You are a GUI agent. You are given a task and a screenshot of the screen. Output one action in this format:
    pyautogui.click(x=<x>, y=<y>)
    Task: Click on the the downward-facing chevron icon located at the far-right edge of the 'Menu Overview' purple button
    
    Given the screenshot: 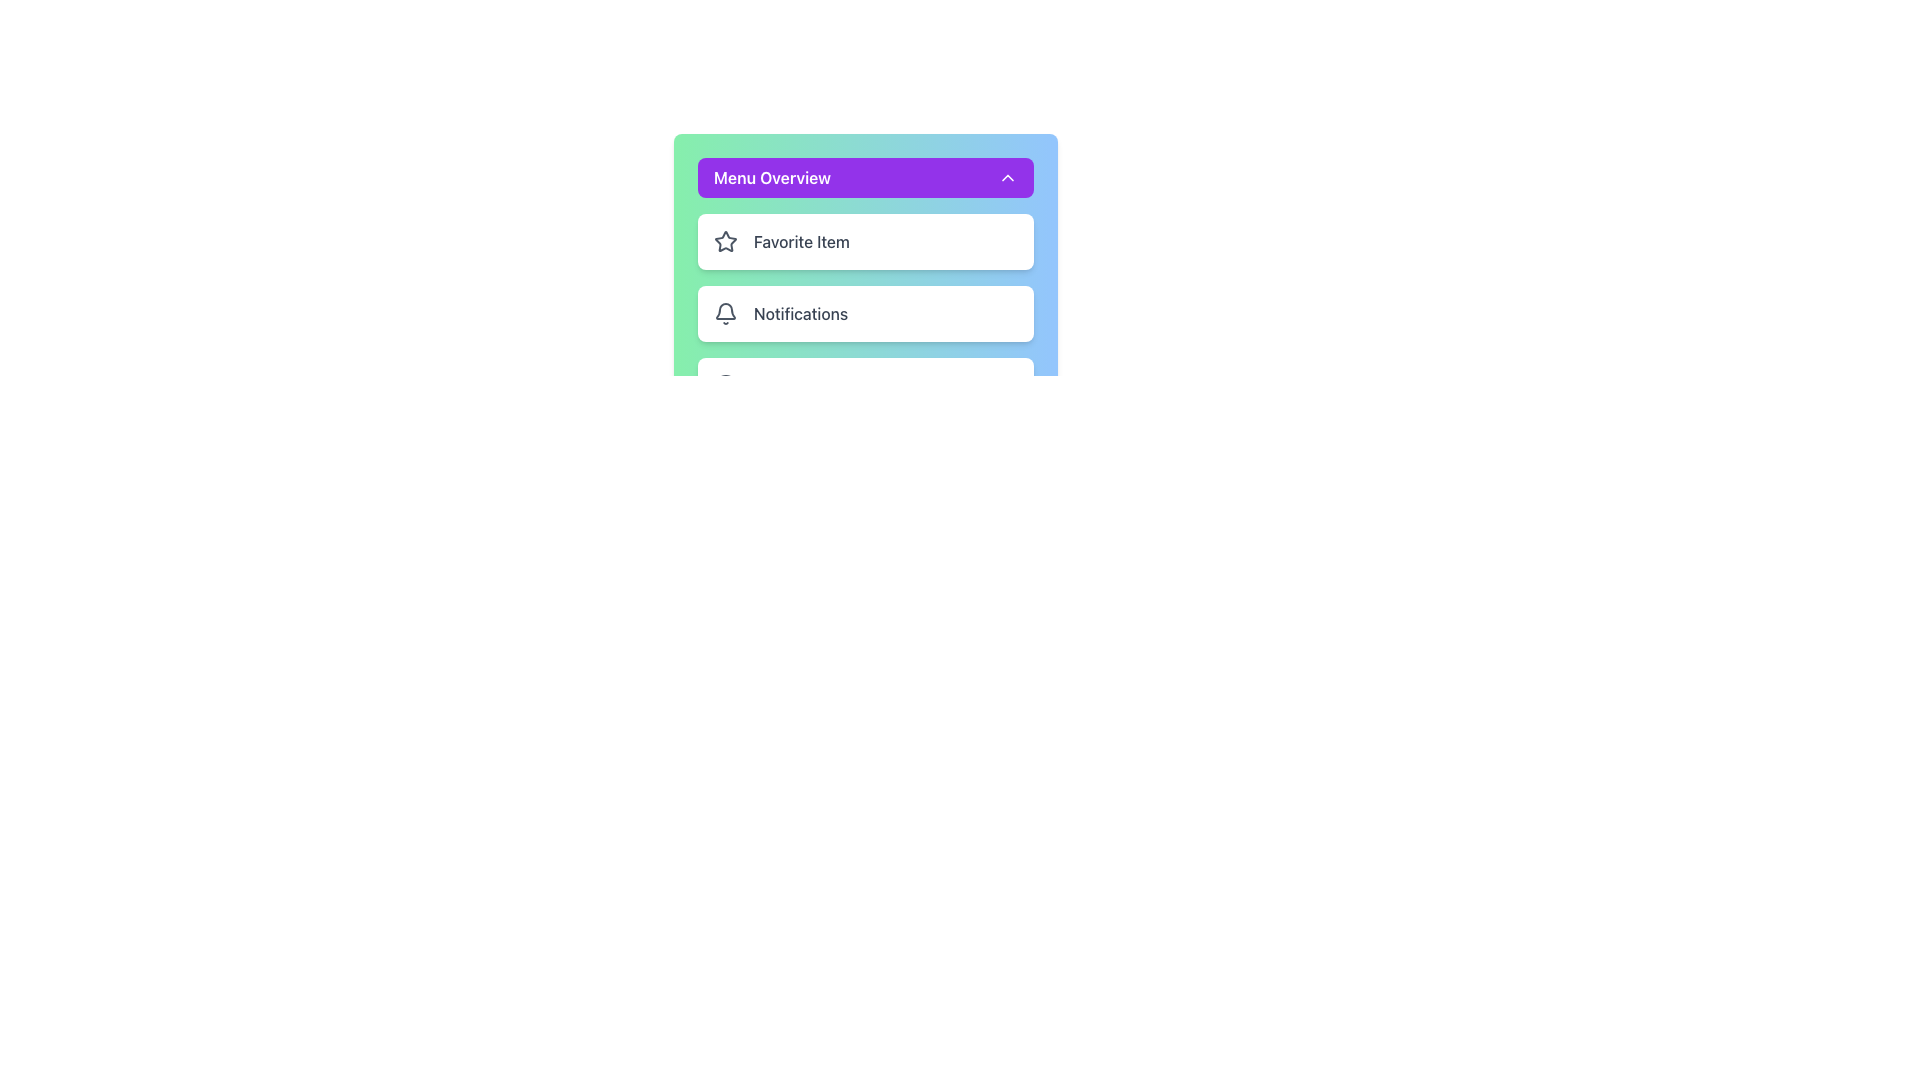 What is the action you would take?
    pyautogui.click(x=1008, y=176)
    